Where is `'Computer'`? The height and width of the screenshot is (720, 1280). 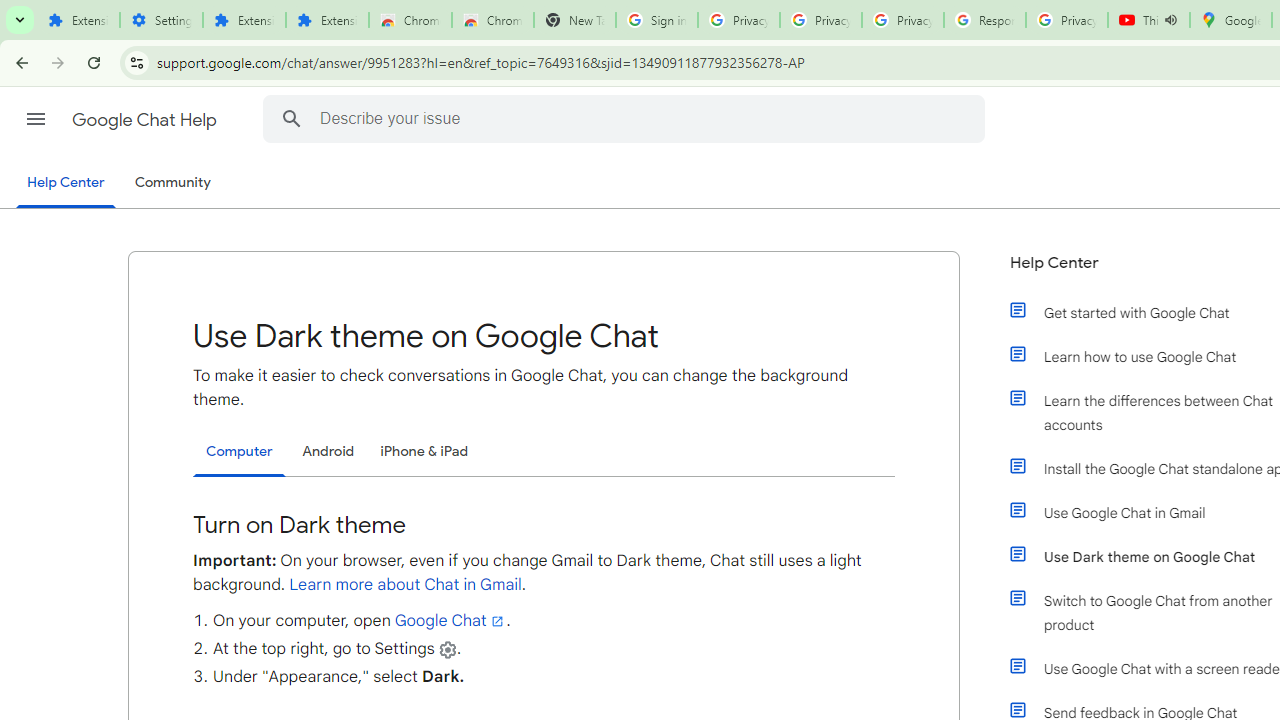 'Computer' is located at coordinates (239, 452).